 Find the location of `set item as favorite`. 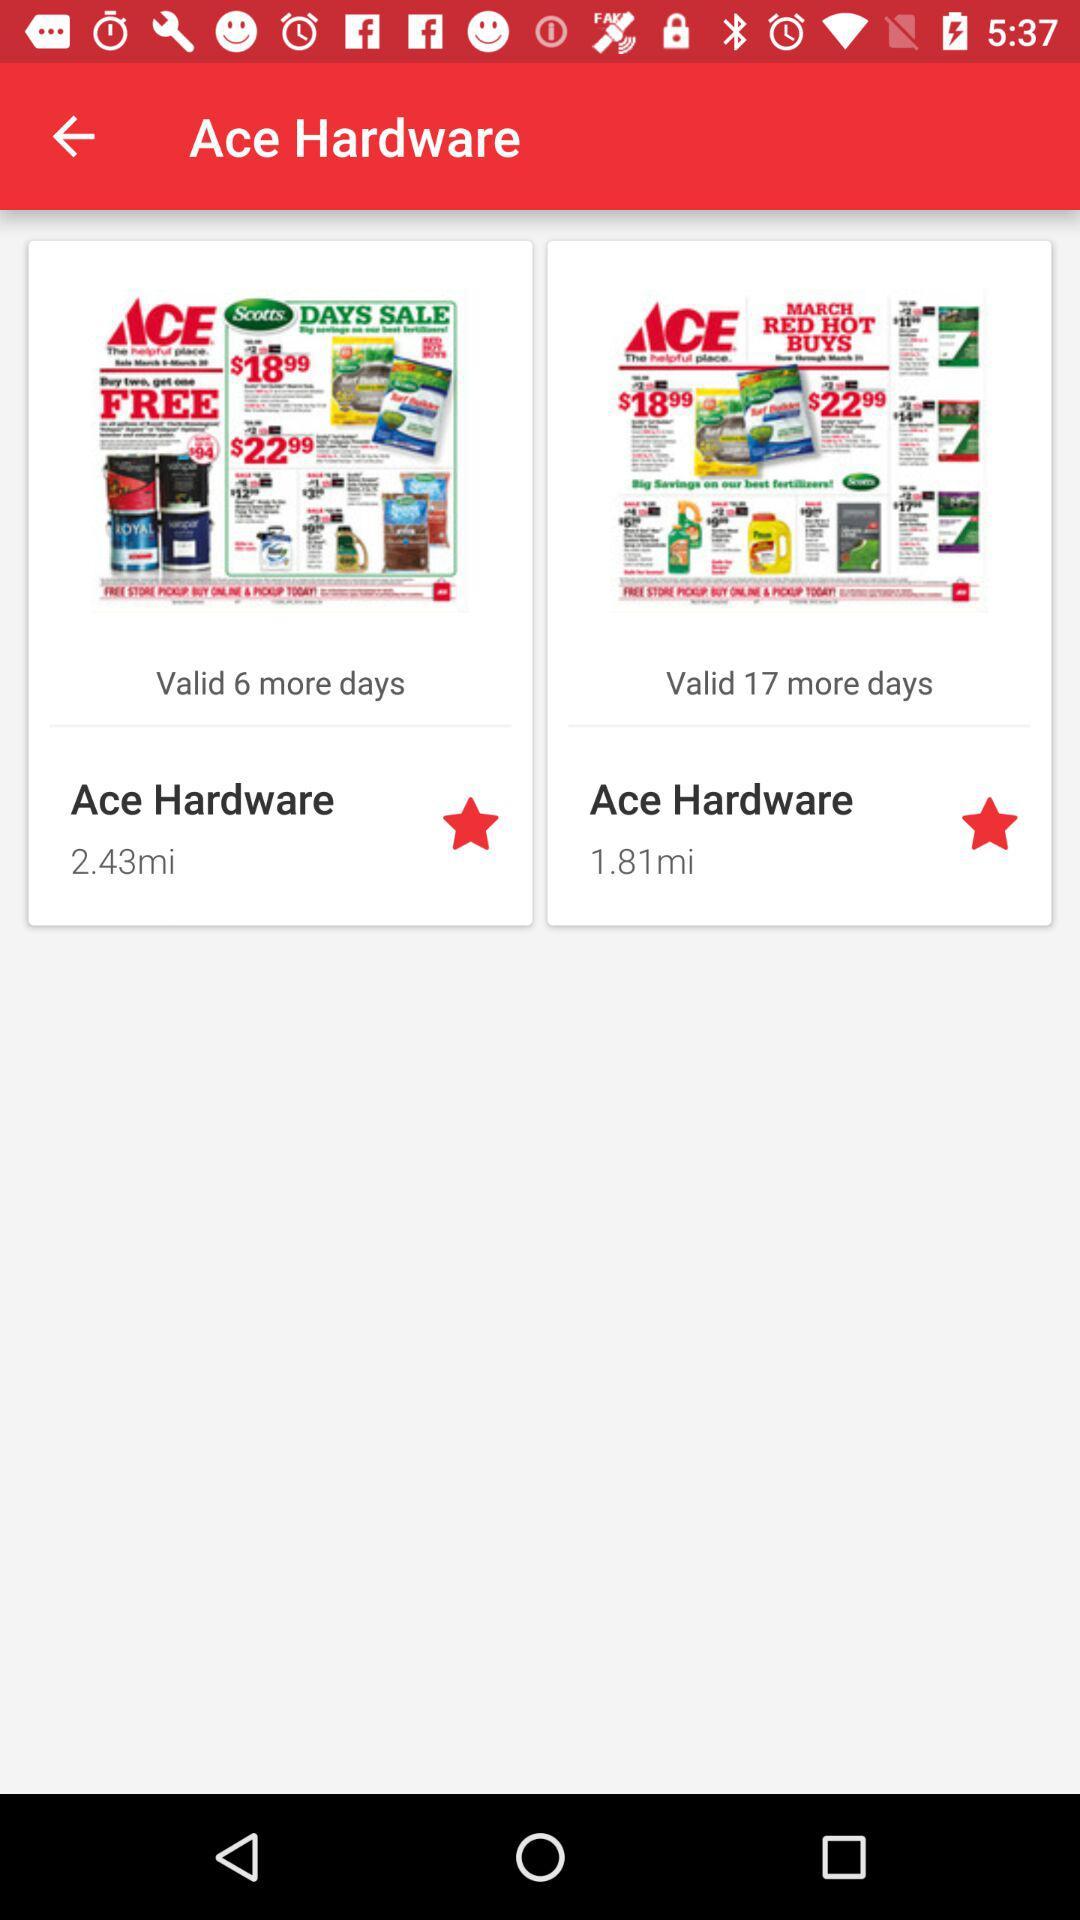

set item as favorite is located at coordinates (993, 826).